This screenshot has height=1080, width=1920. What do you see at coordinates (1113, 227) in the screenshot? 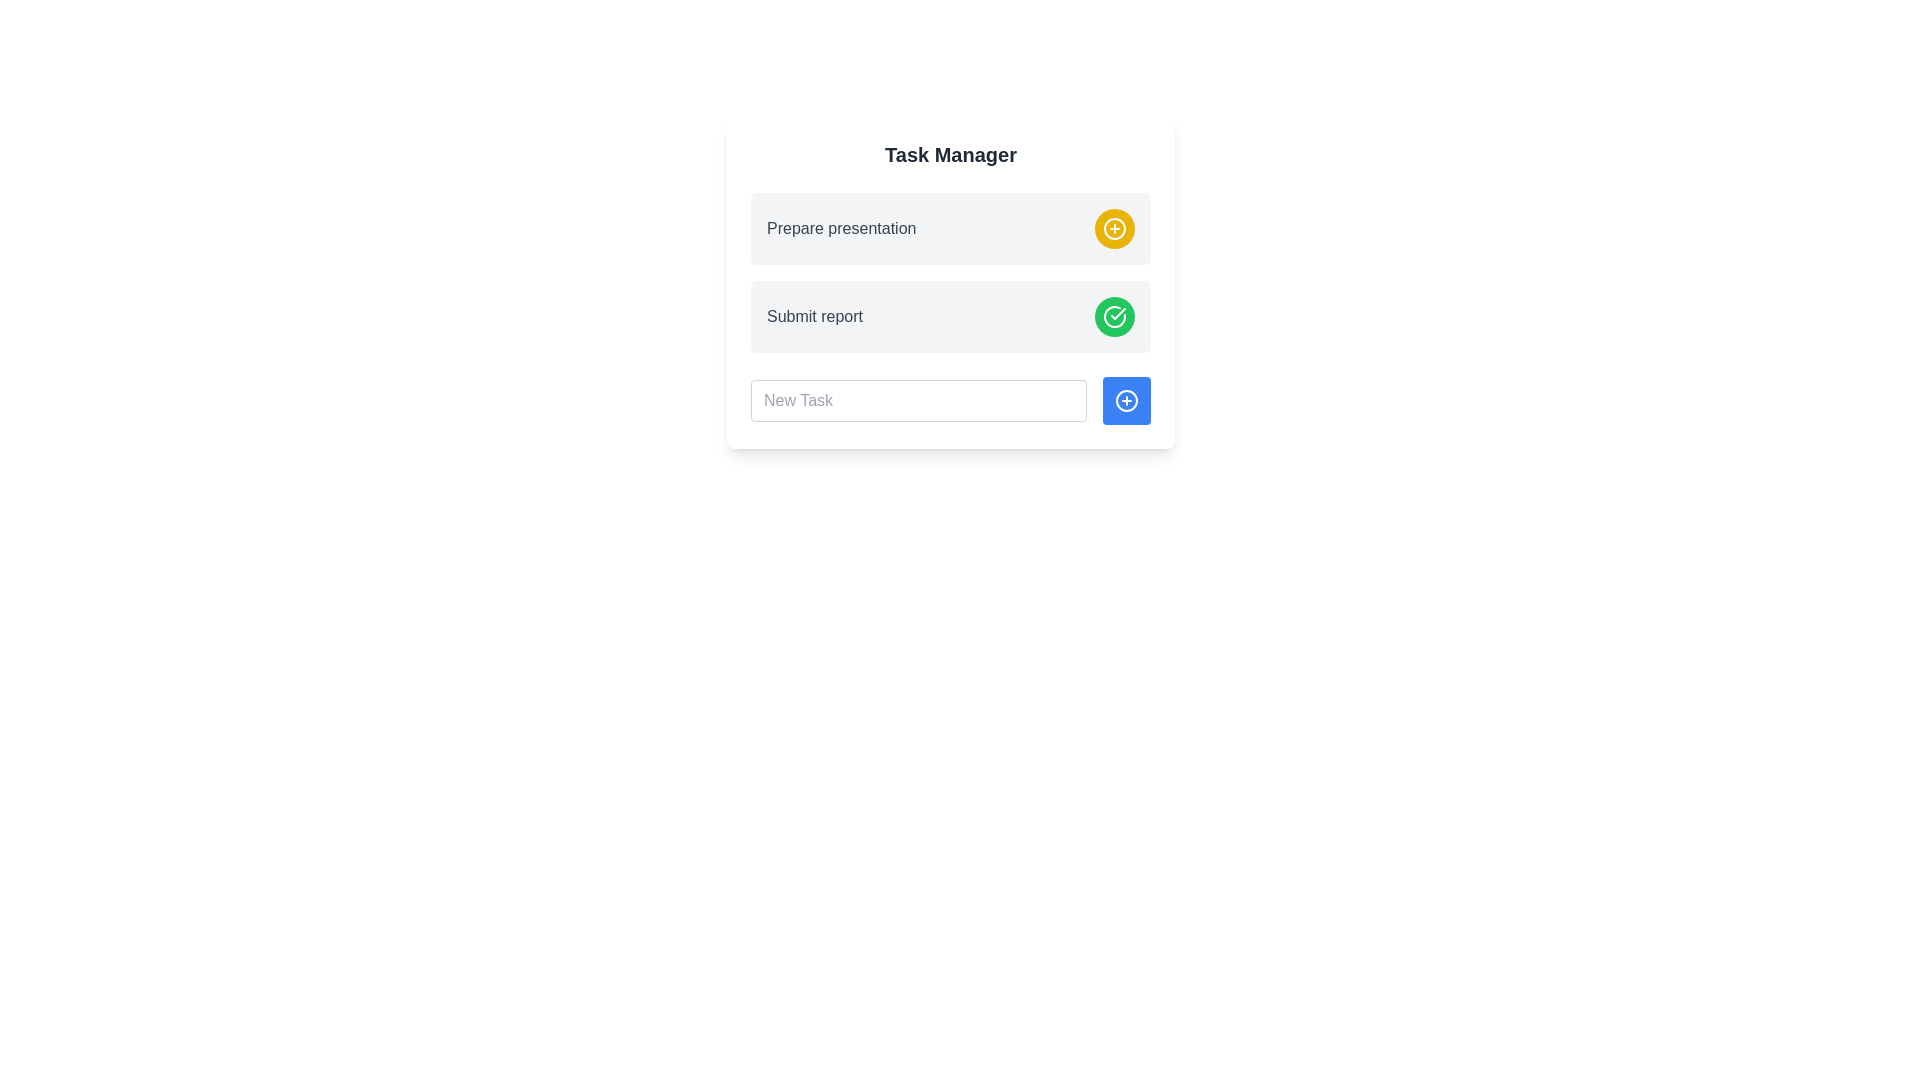
I see `the addition Icon button located on the right-hand side of the 'Prepare presentation' list item in the task list` at bounding box center [1113, 227].